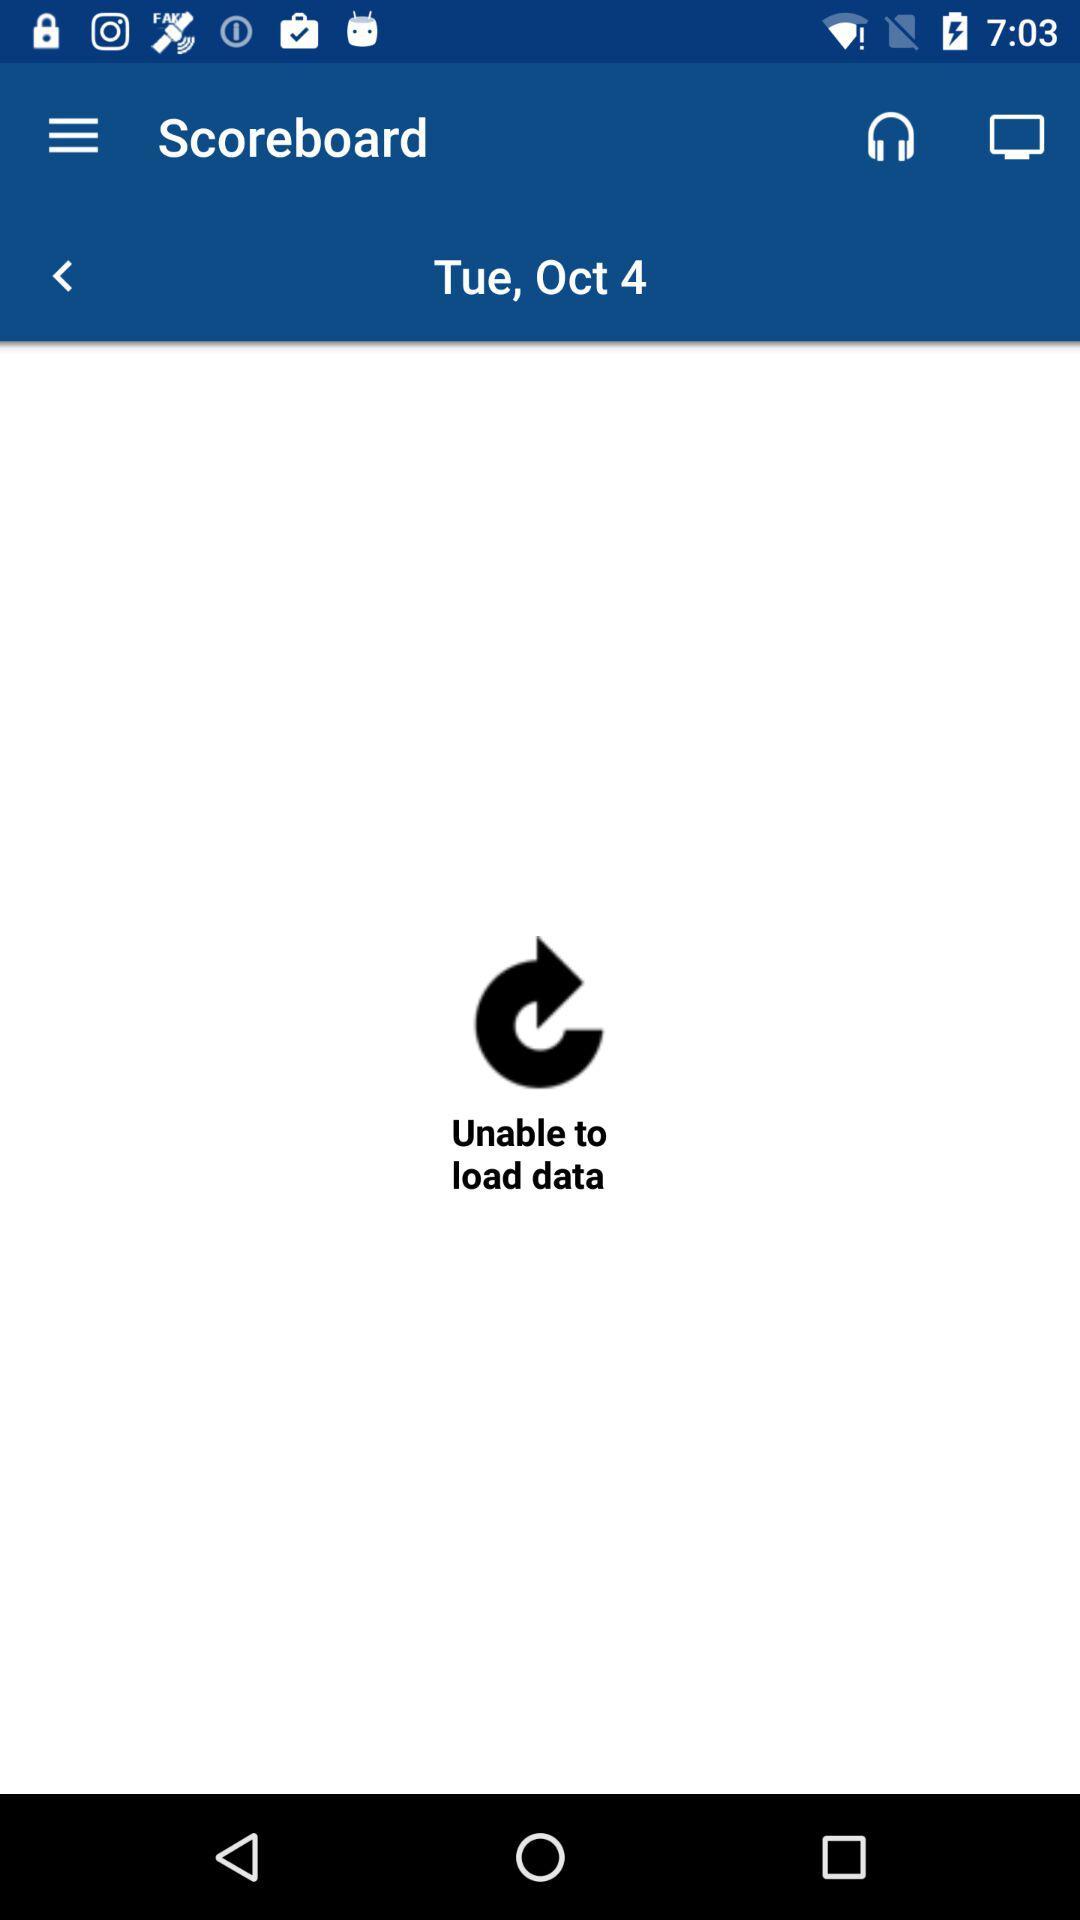 The height and width of the screenshot is (1920, 1080). What do you see at coordinates (890, 135) in the screenshot?
I see `the app to the right of the scoreboard item` at bounding box center [890, 135].